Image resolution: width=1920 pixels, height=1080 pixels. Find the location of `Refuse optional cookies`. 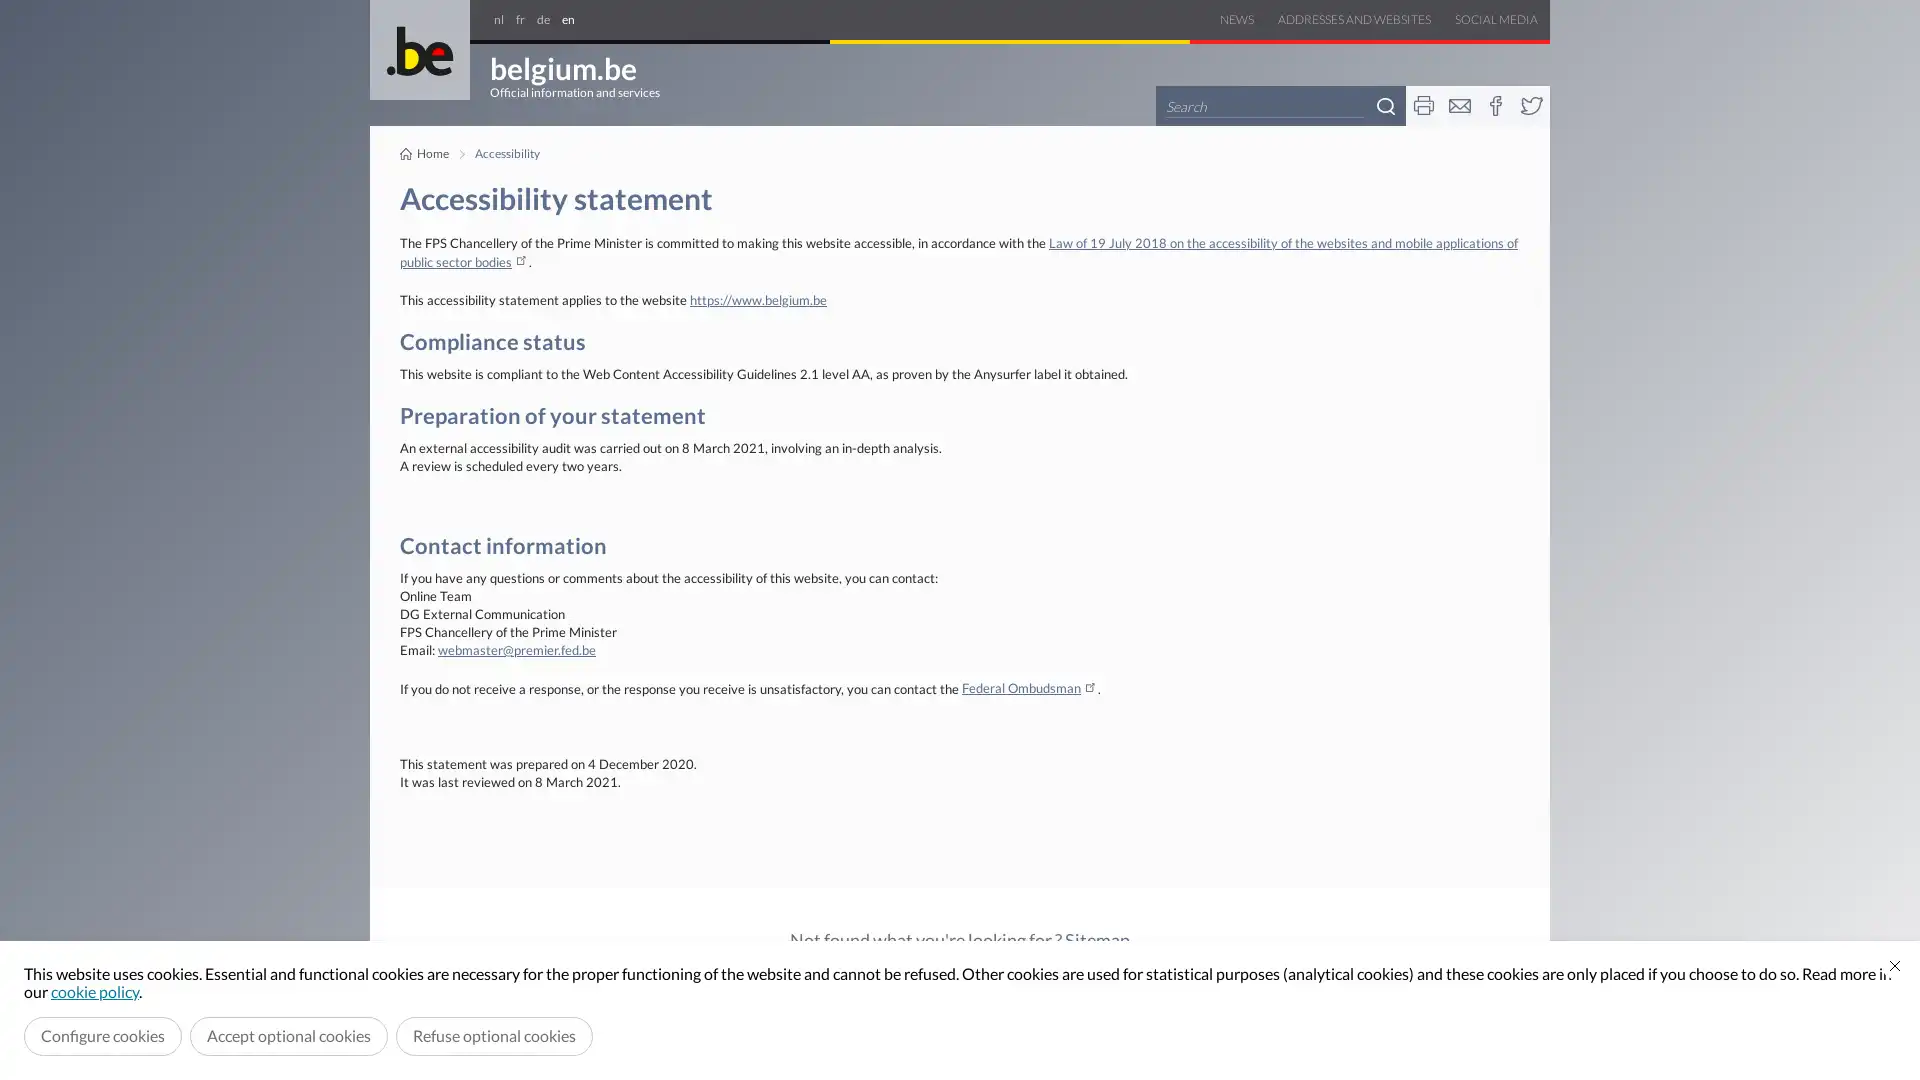

Refuse optional cookies is located at coordinates (494, 1035).